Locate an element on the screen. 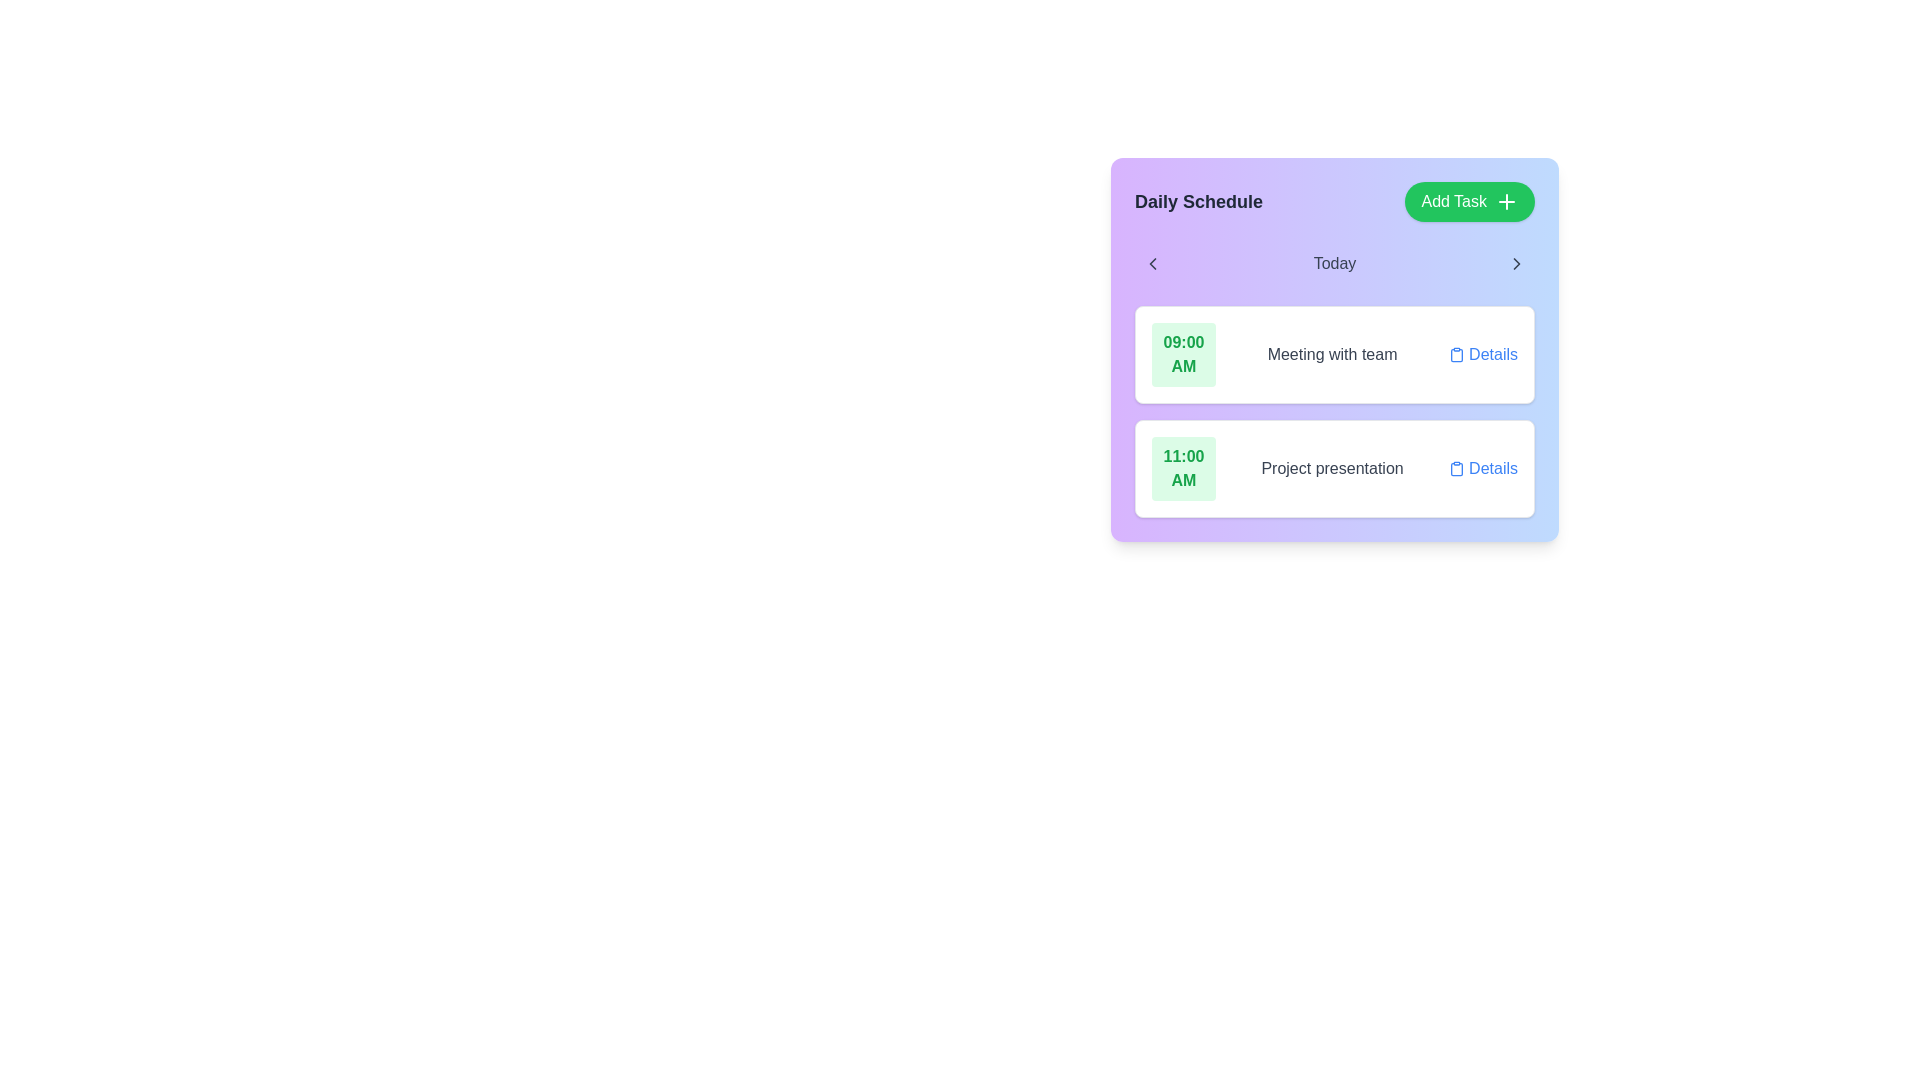 The height and width of the screenshot is (1080, 1920). the plus icon located within the green 'Add Task' button in the upper right corner of the scheduling interface is located at coordinates (1507, 201).